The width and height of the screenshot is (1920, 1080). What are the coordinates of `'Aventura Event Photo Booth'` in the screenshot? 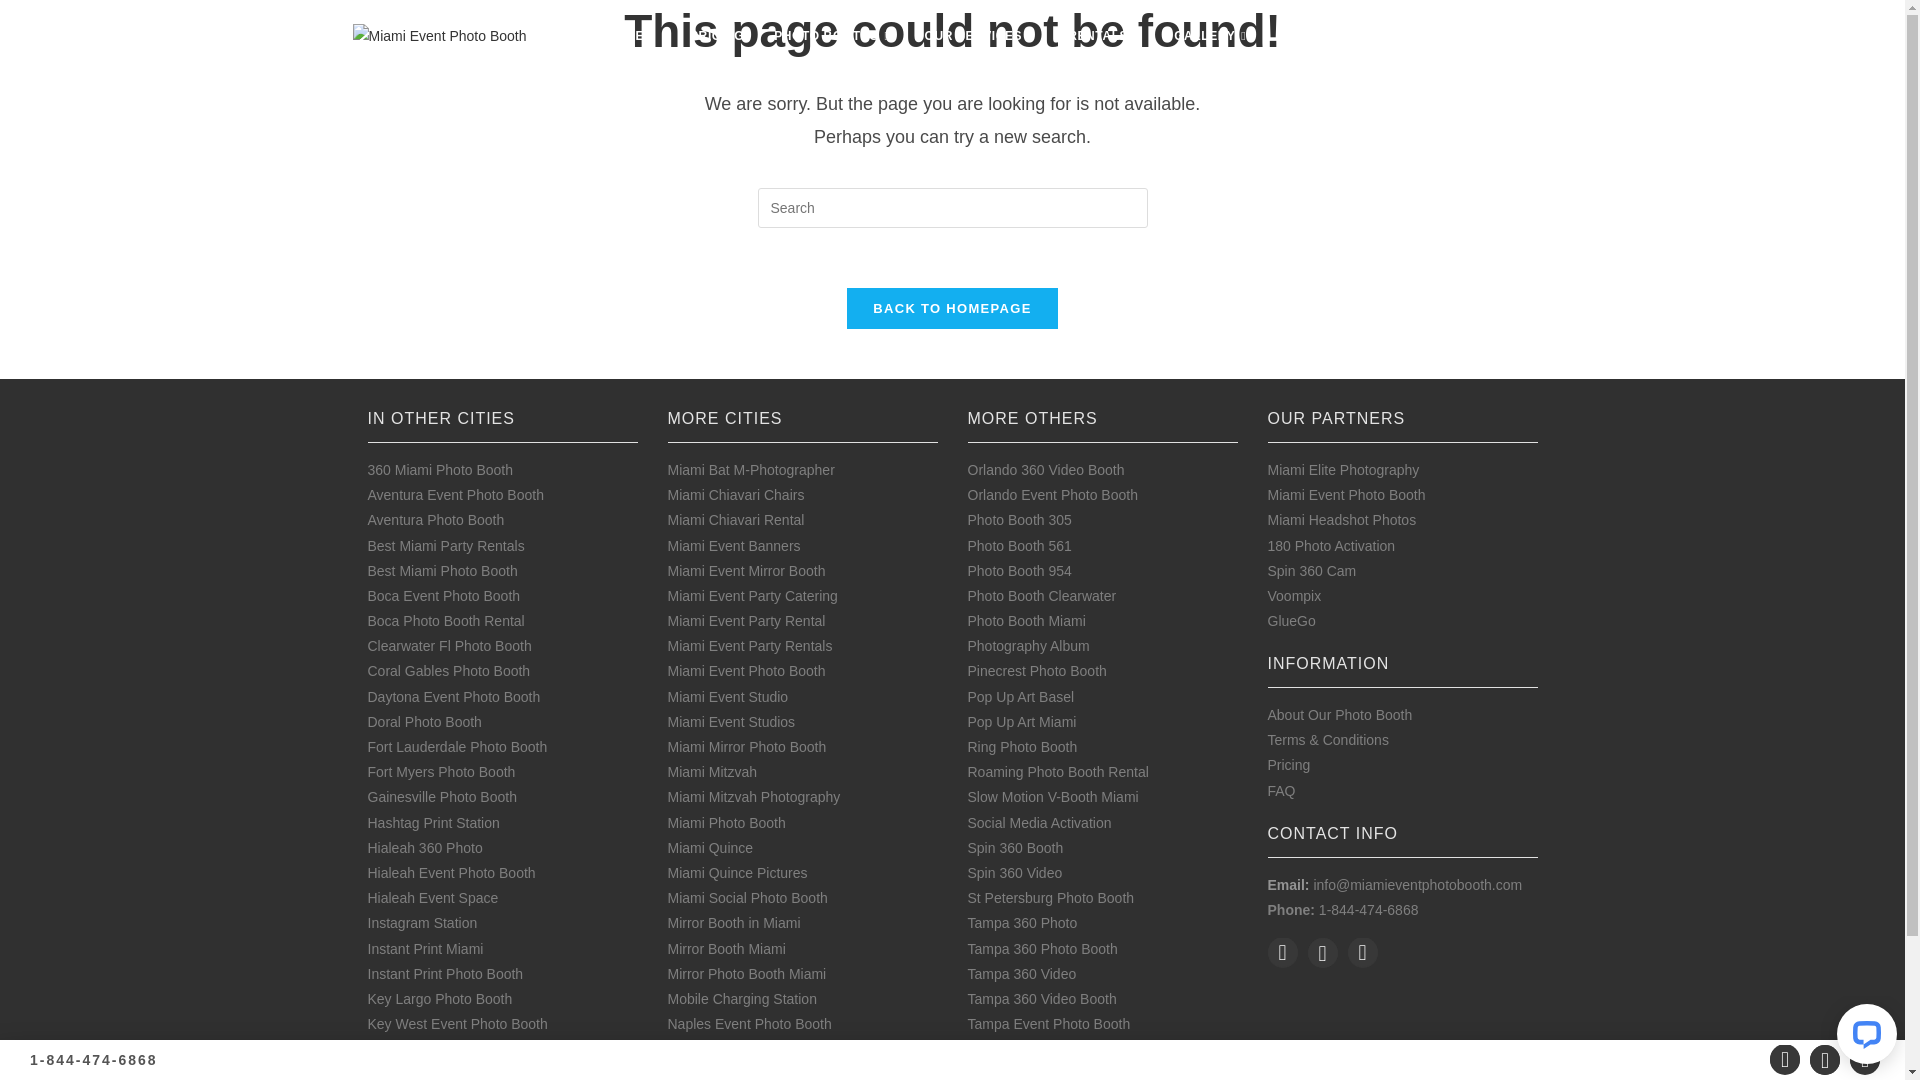 It's located at (455, 494).